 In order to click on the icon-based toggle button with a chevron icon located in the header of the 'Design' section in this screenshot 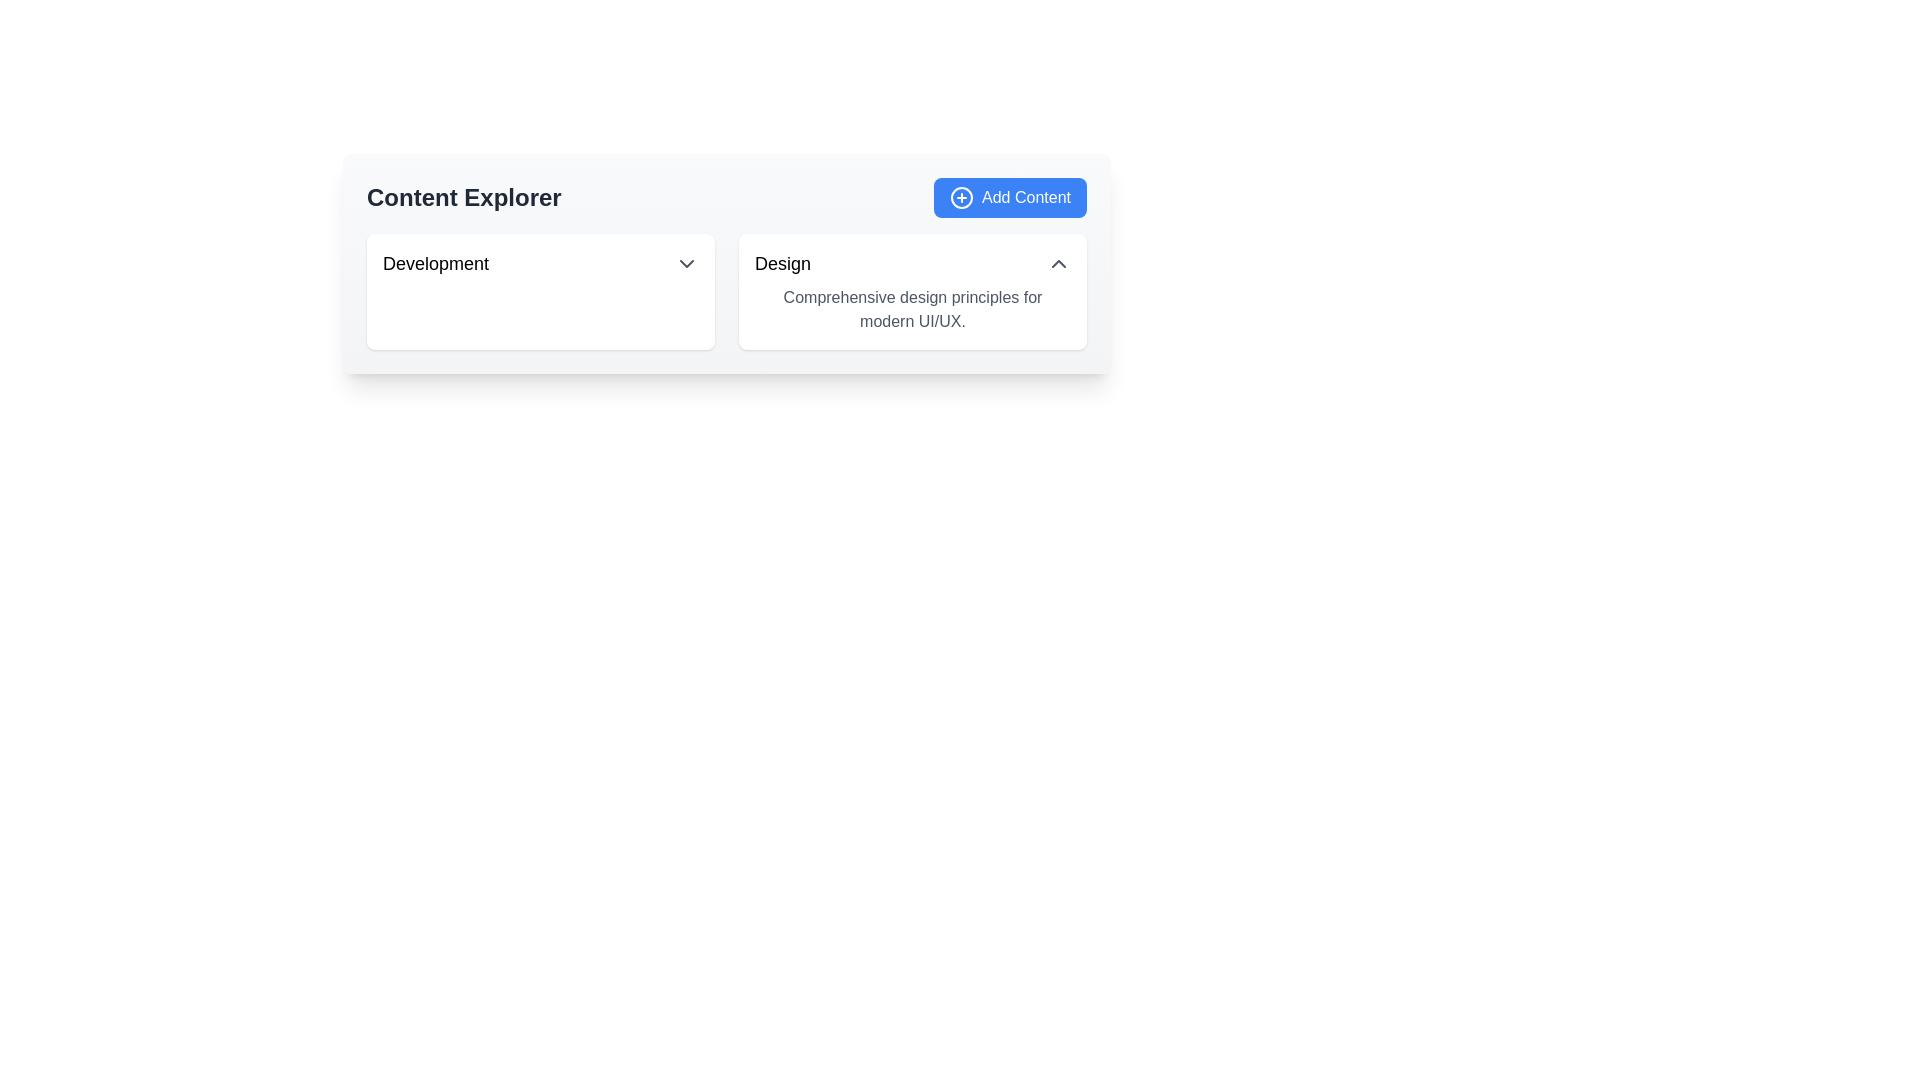, I will do `click(1058, 262)`.